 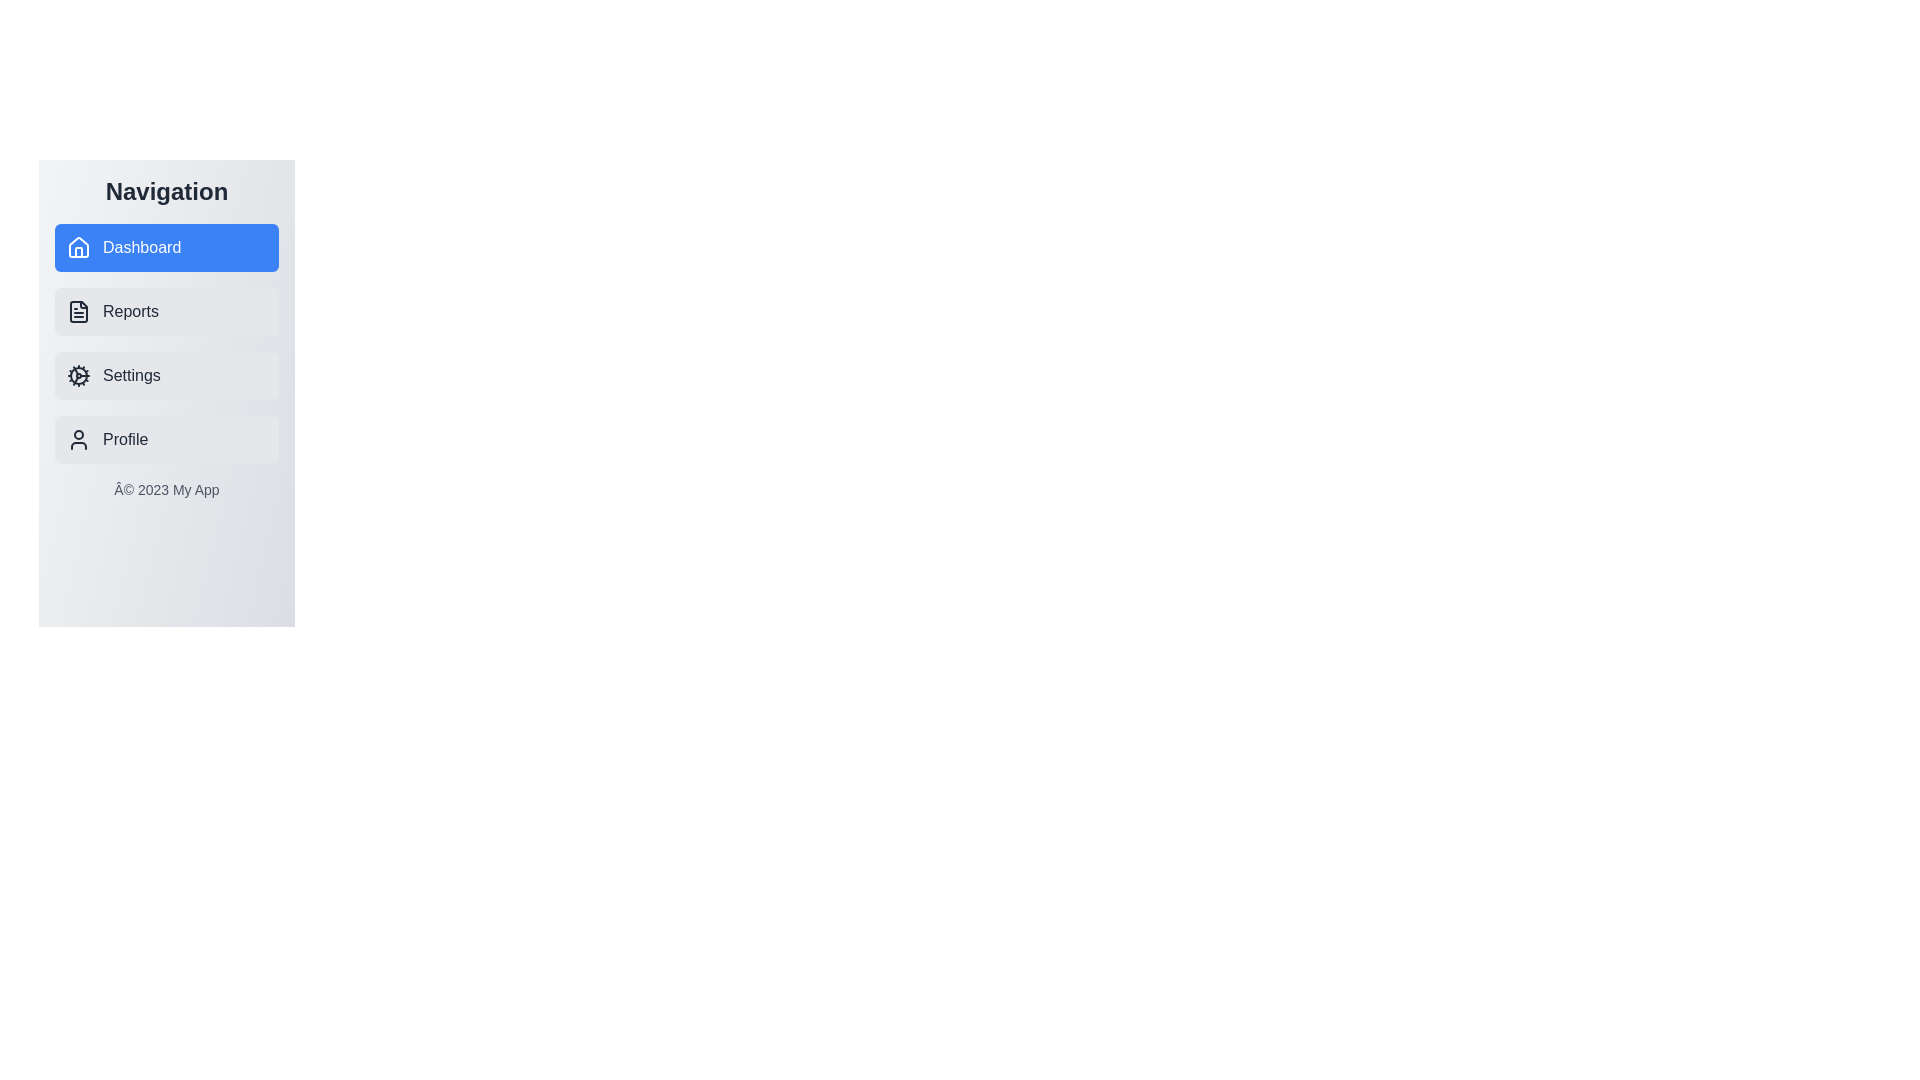 What do you see at coordinates (78, 438) in the screenshot?
I see `the 'Profile' navigation icon located at the beginning of the 'Profile' row in the left-hand side navigation menu` at bounding box center [78, 438].